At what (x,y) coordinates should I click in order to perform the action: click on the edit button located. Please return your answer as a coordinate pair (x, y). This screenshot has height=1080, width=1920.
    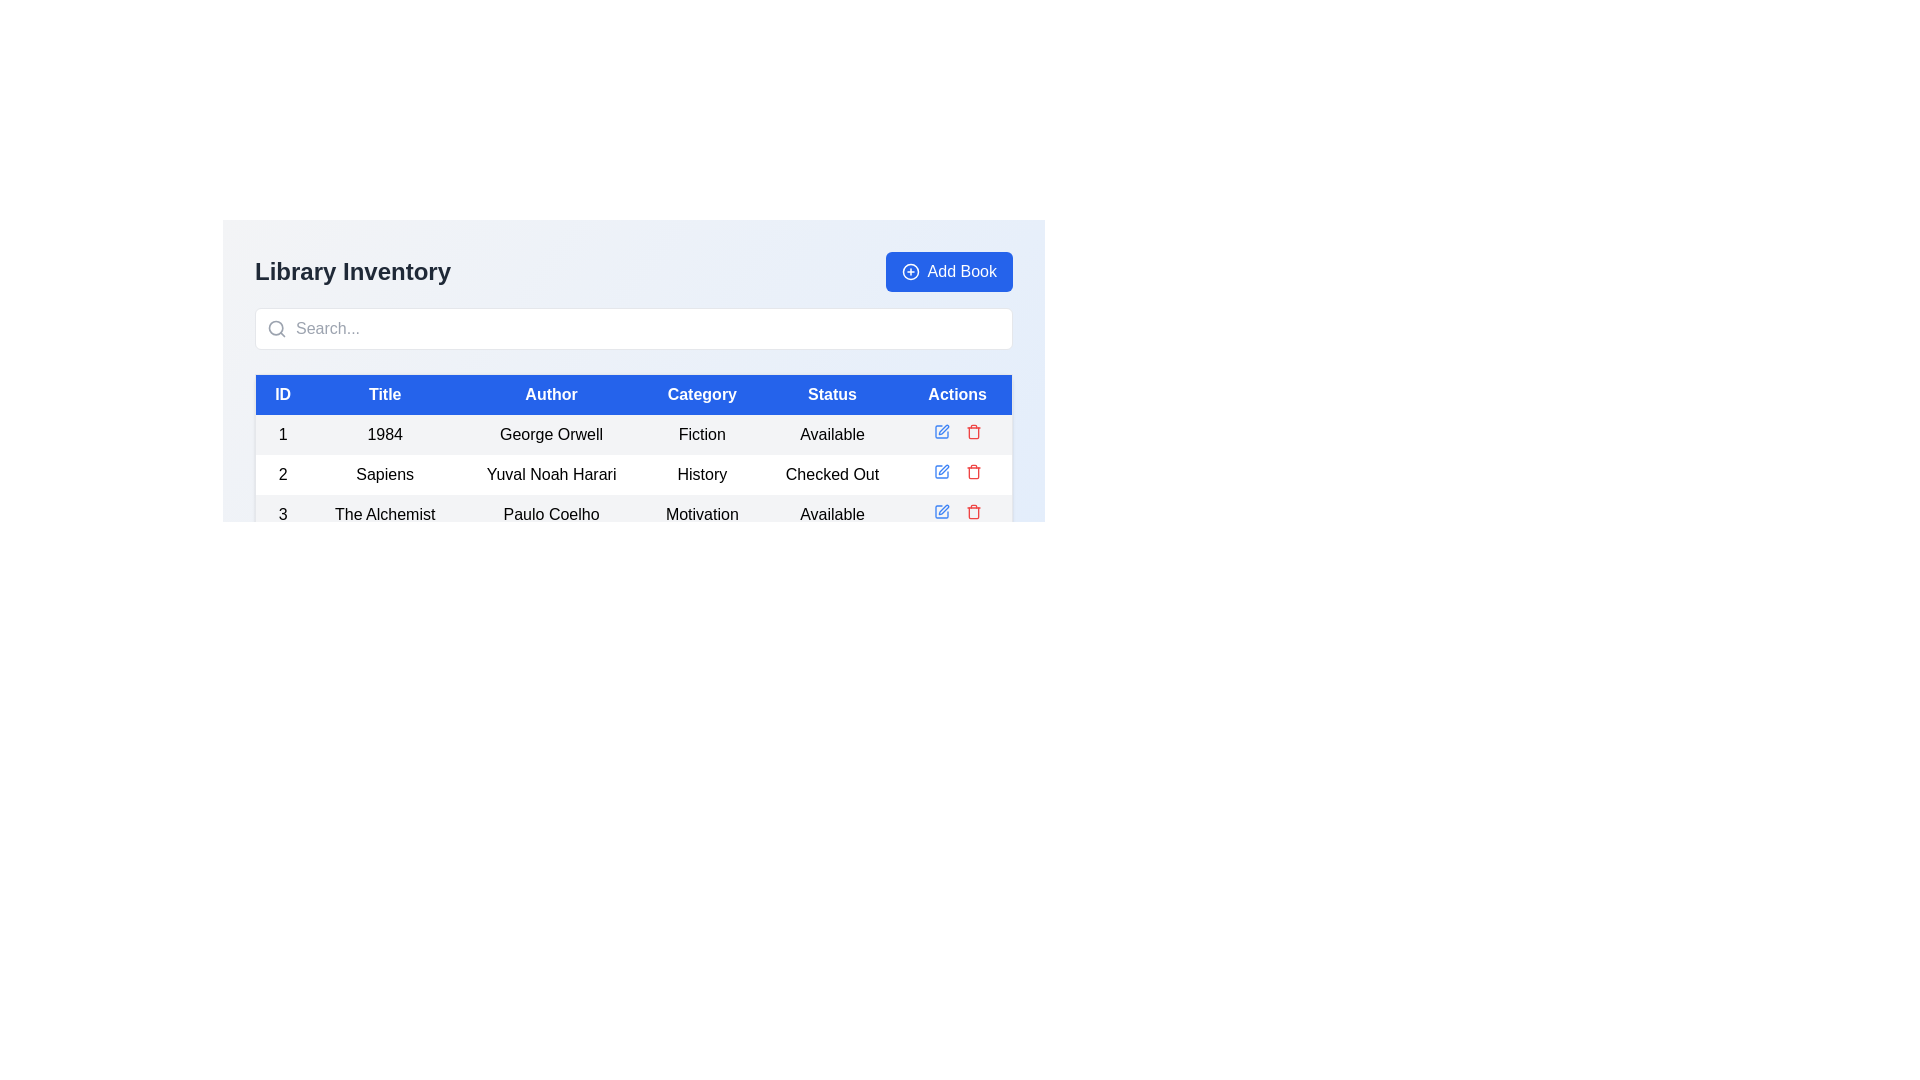
    Looking at the image, I should click on (940, 471).